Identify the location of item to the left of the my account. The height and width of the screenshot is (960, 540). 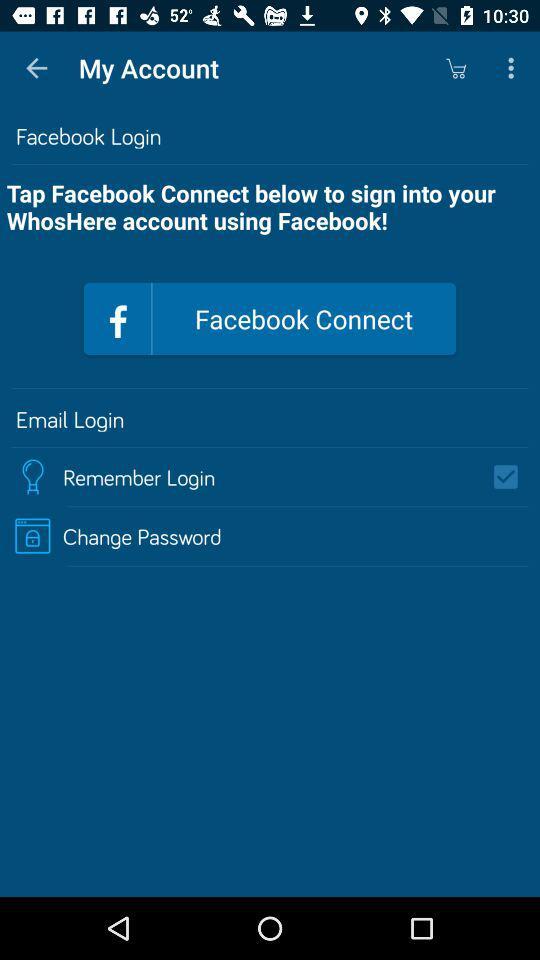
(36, 68).